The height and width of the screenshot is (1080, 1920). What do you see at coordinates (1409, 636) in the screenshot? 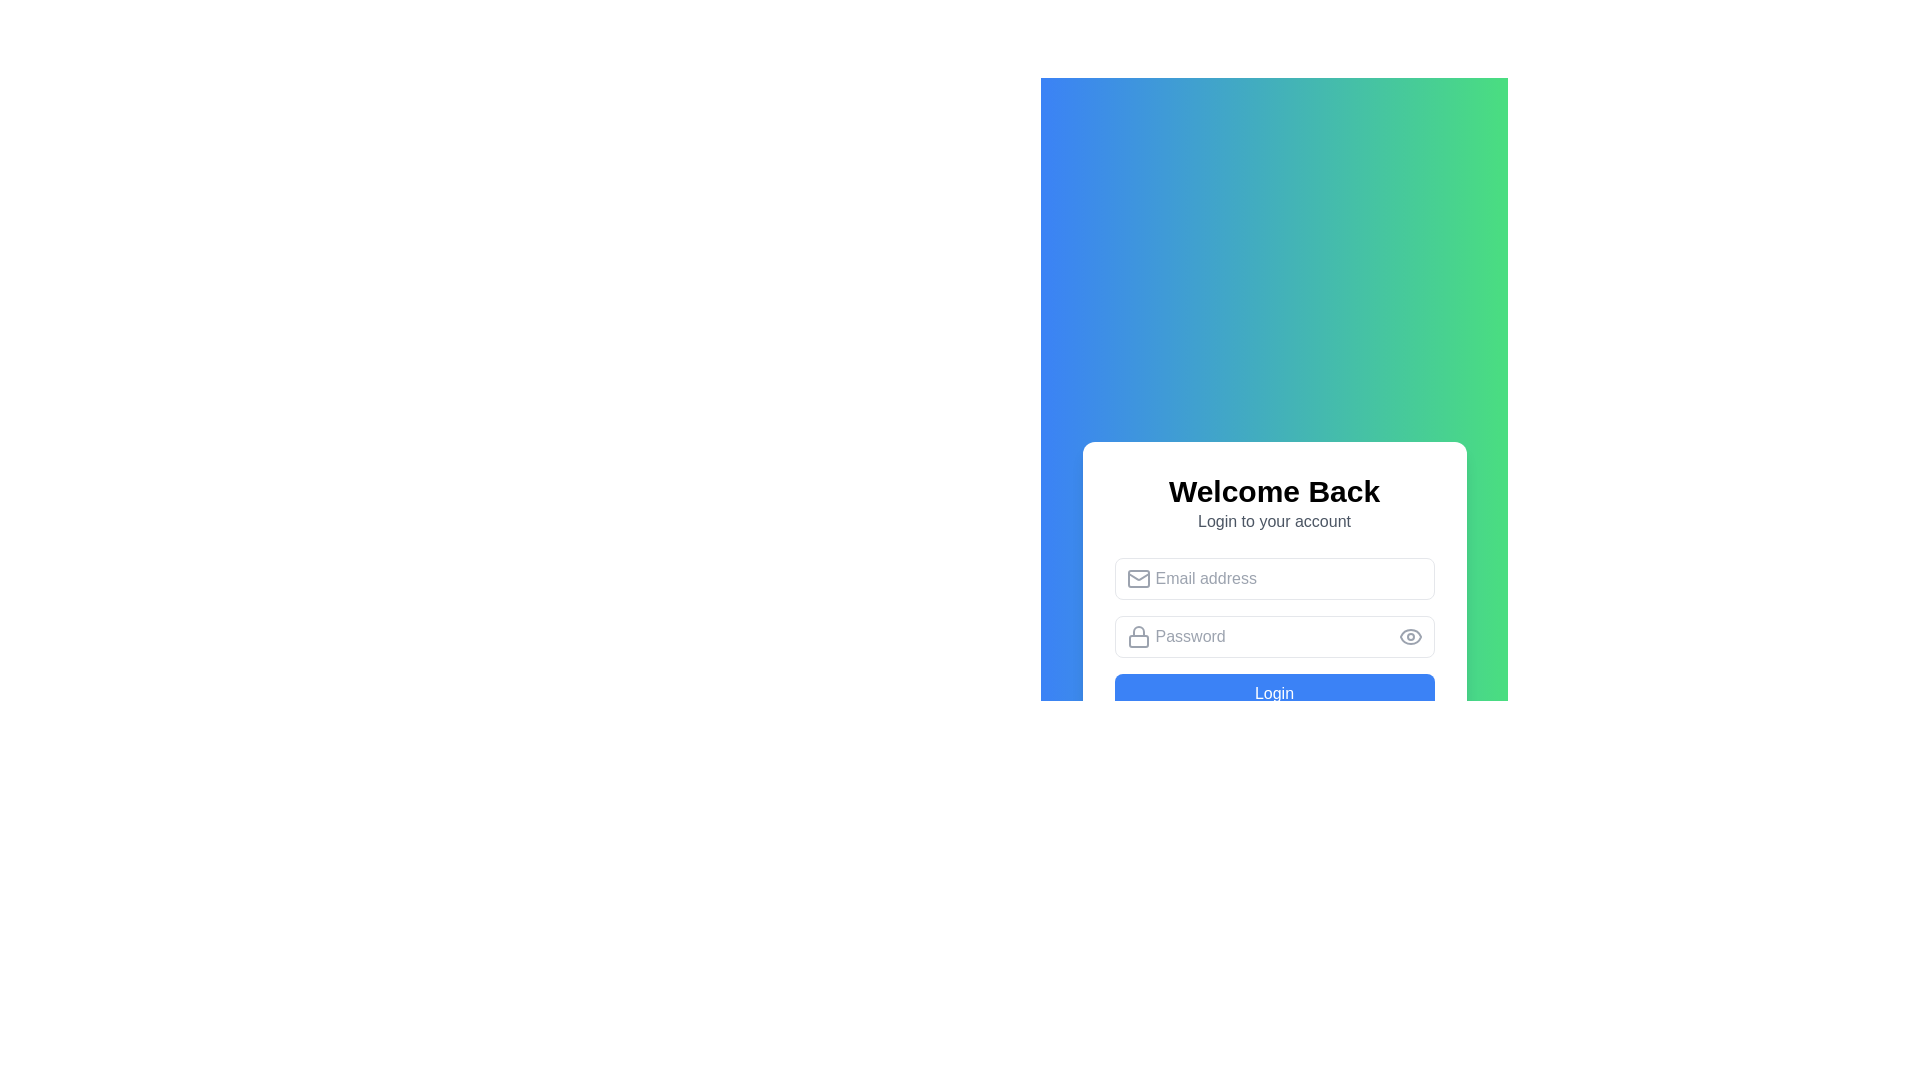
I see `the eye-like graphic icon located on the right side of the password input box` at bounding box center [1409, 636].